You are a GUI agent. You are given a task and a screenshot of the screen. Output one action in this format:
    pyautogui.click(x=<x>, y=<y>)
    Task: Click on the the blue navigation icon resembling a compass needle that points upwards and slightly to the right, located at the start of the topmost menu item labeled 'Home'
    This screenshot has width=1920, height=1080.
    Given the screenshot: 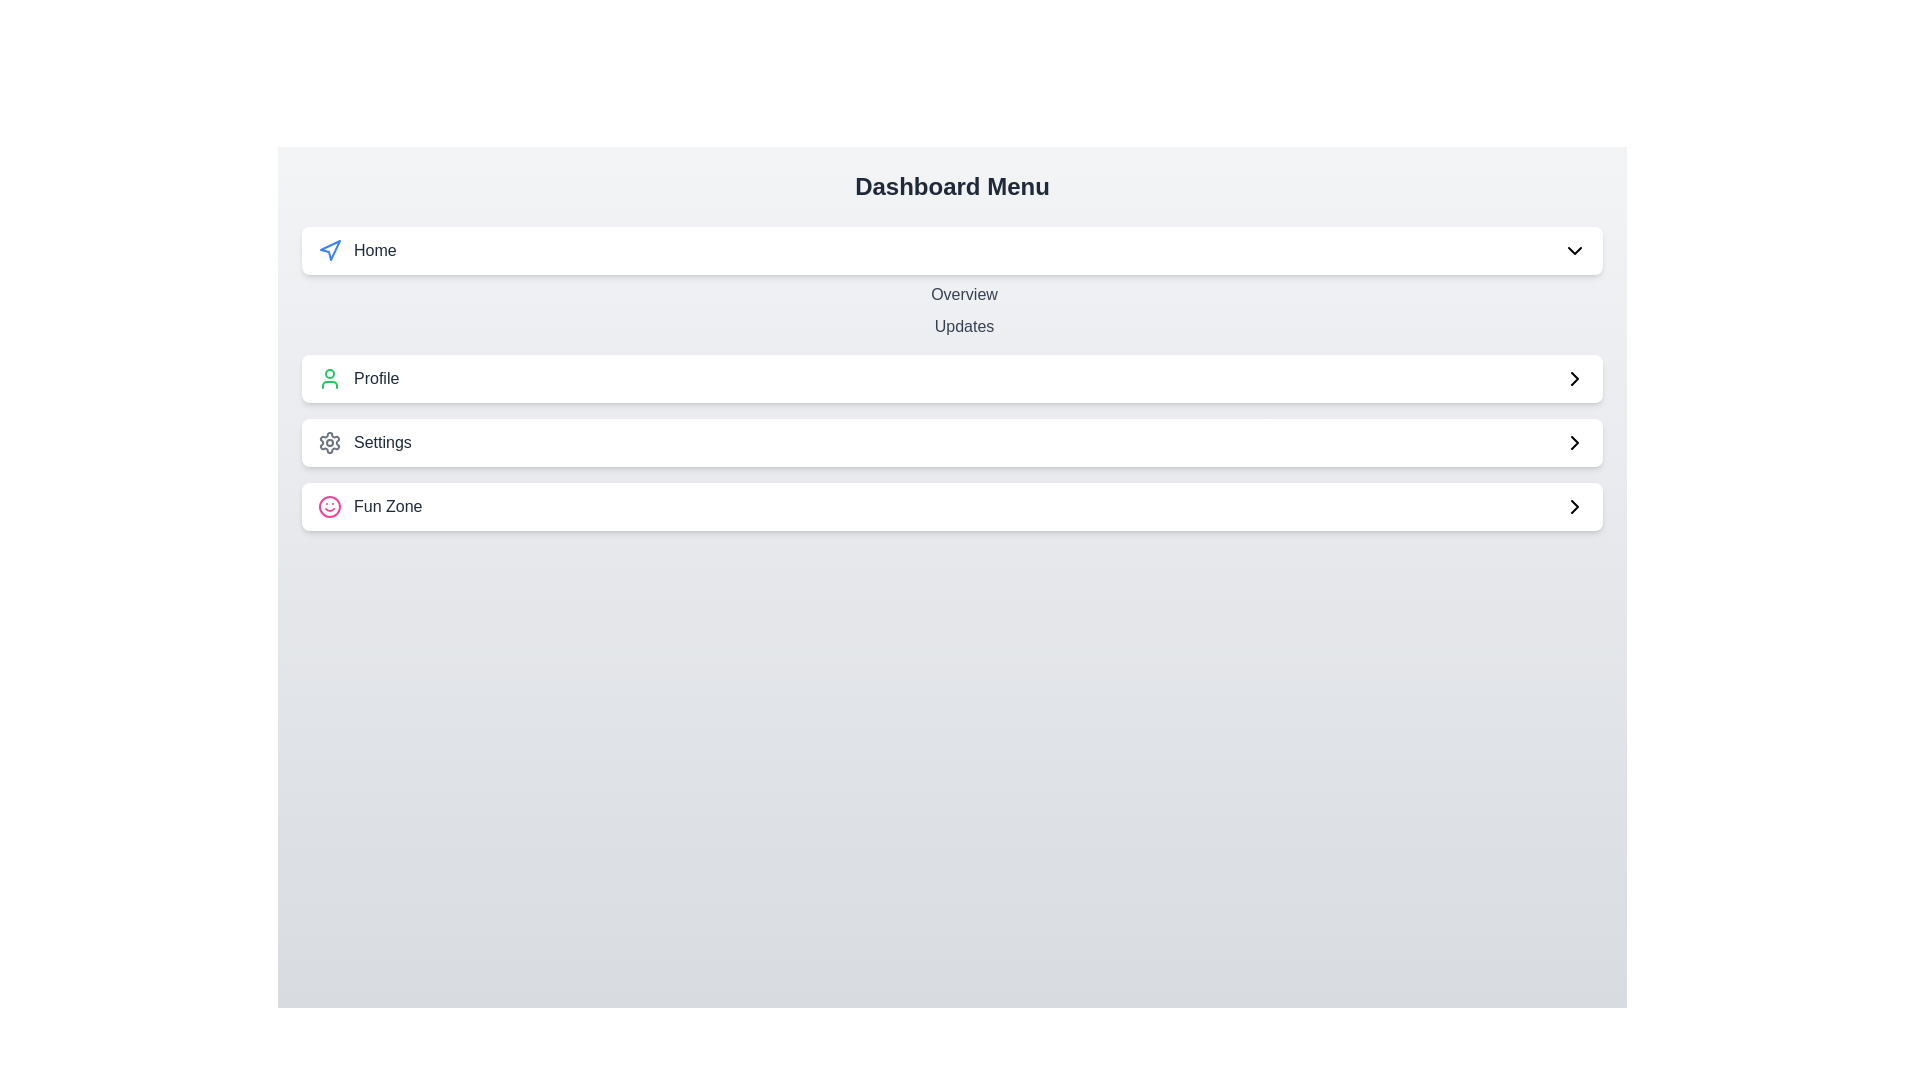 What is the action you would take?
    pyautogui.click(x=330, y=249)
    